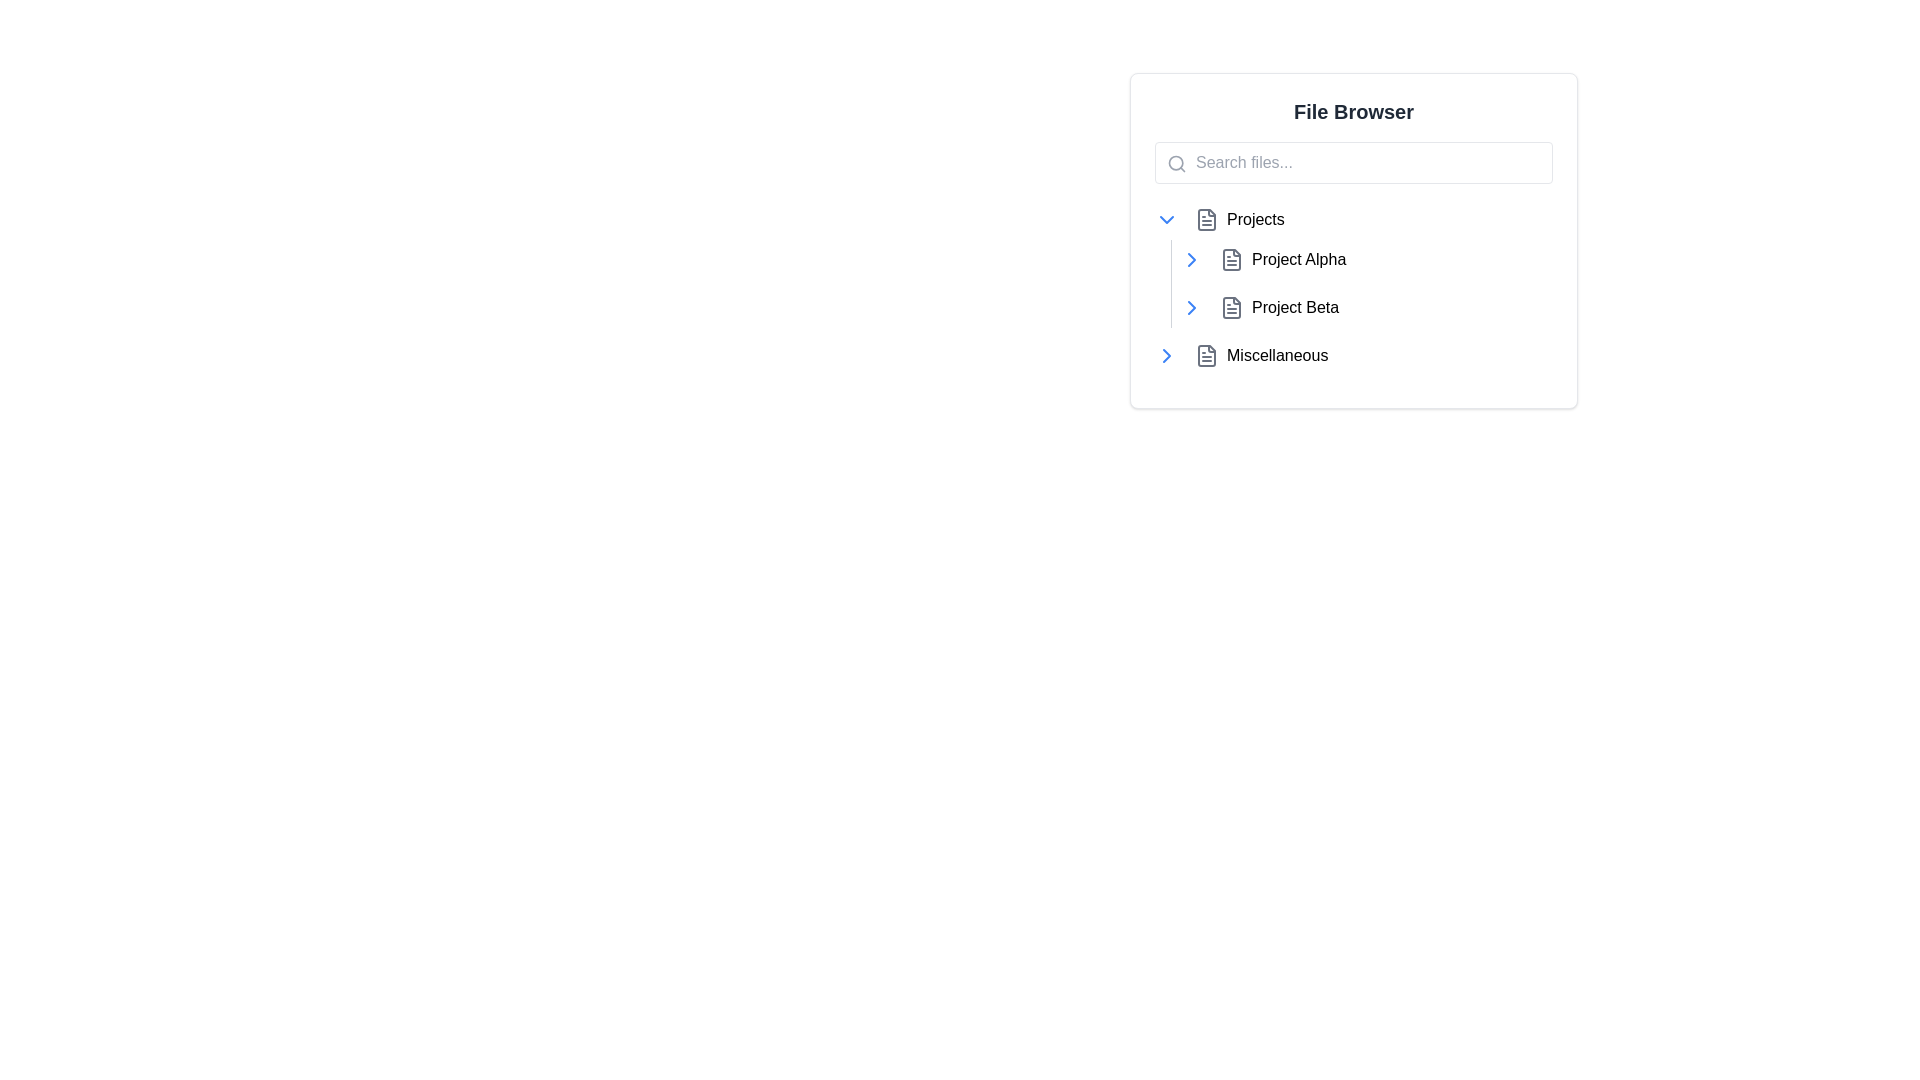 Image resolution: width=1920 pixels, height=1080 pixels. What do you see at coordinates (1231, 308) in the screenshot?
I see `the file icon representing 'Project Beta'` at bounding box center [1231, 308].